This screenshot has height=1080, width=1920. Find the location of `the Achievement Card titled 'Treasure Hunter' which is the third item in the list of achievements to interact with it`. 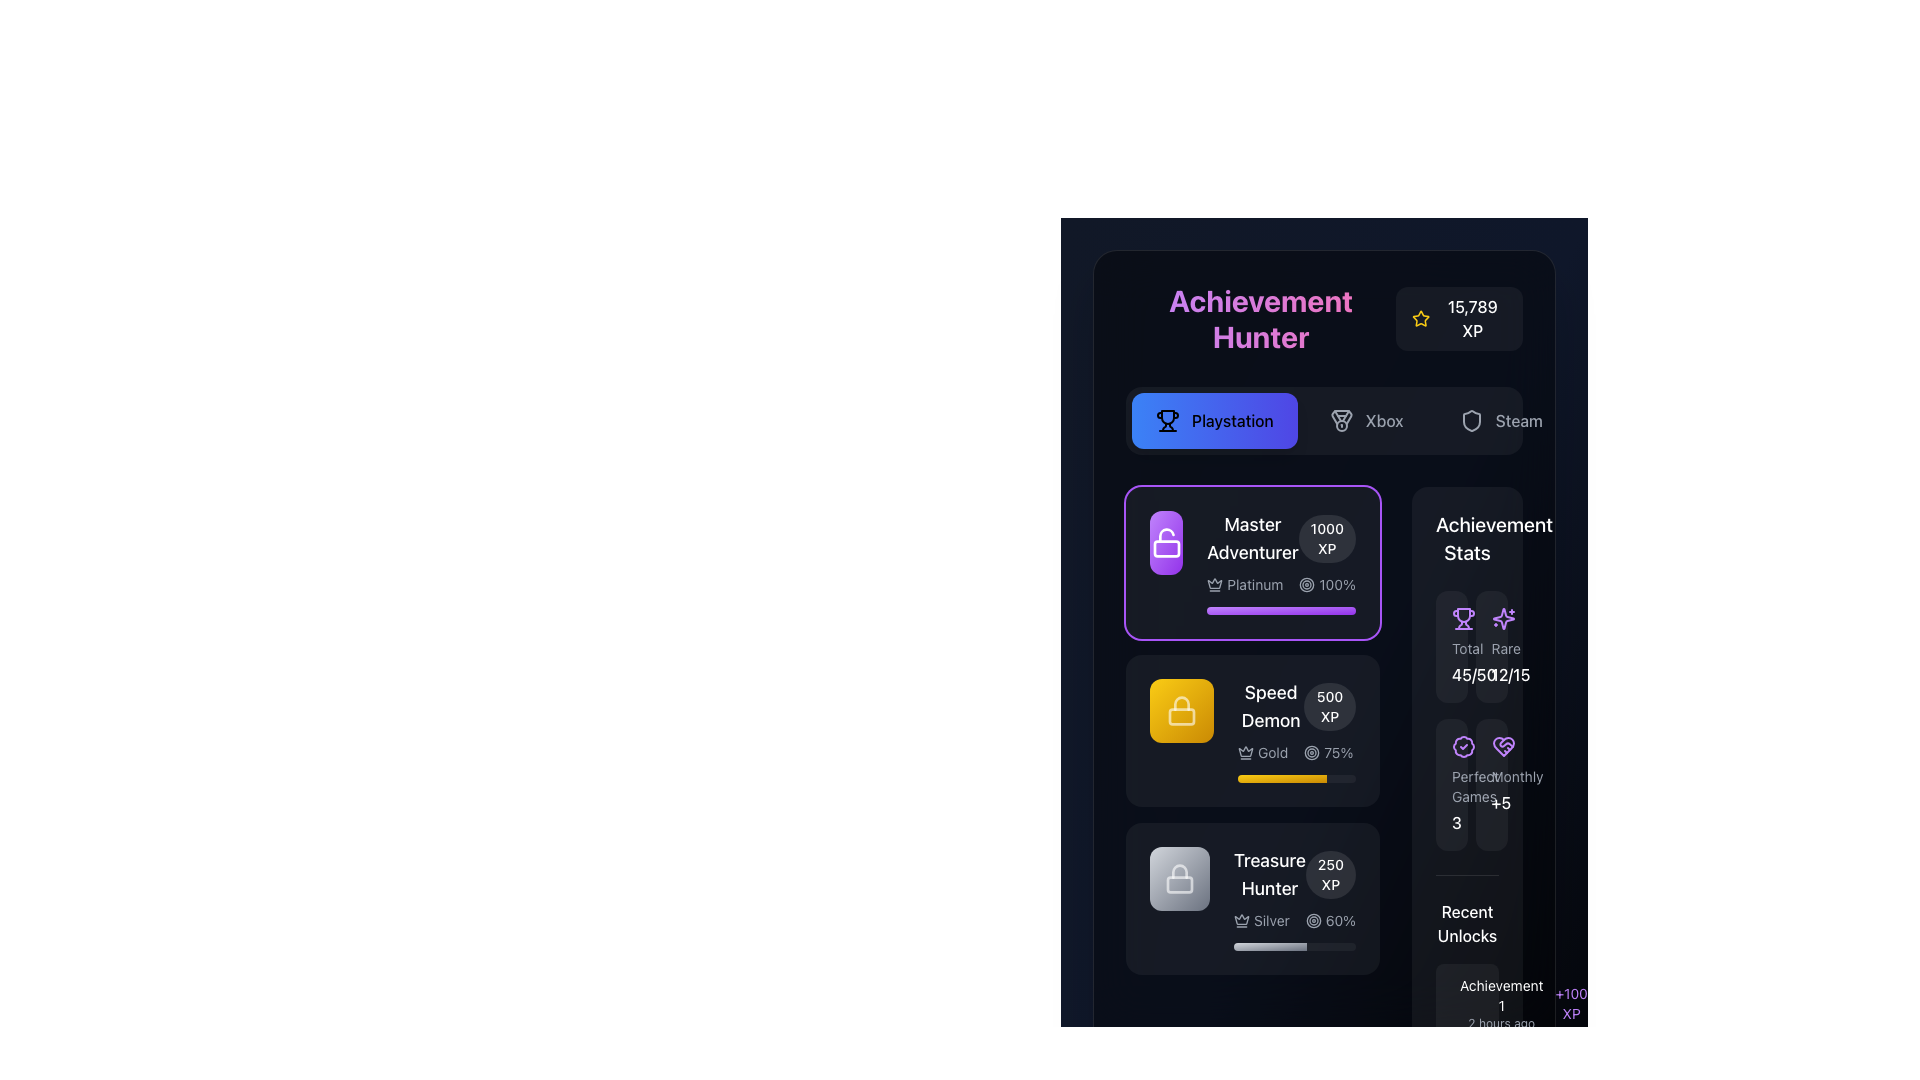

the Achievement Card titled 'Treasure Hunter' which is the third item in the list of achievements to interact with it is located at coordinates (1251, 897).